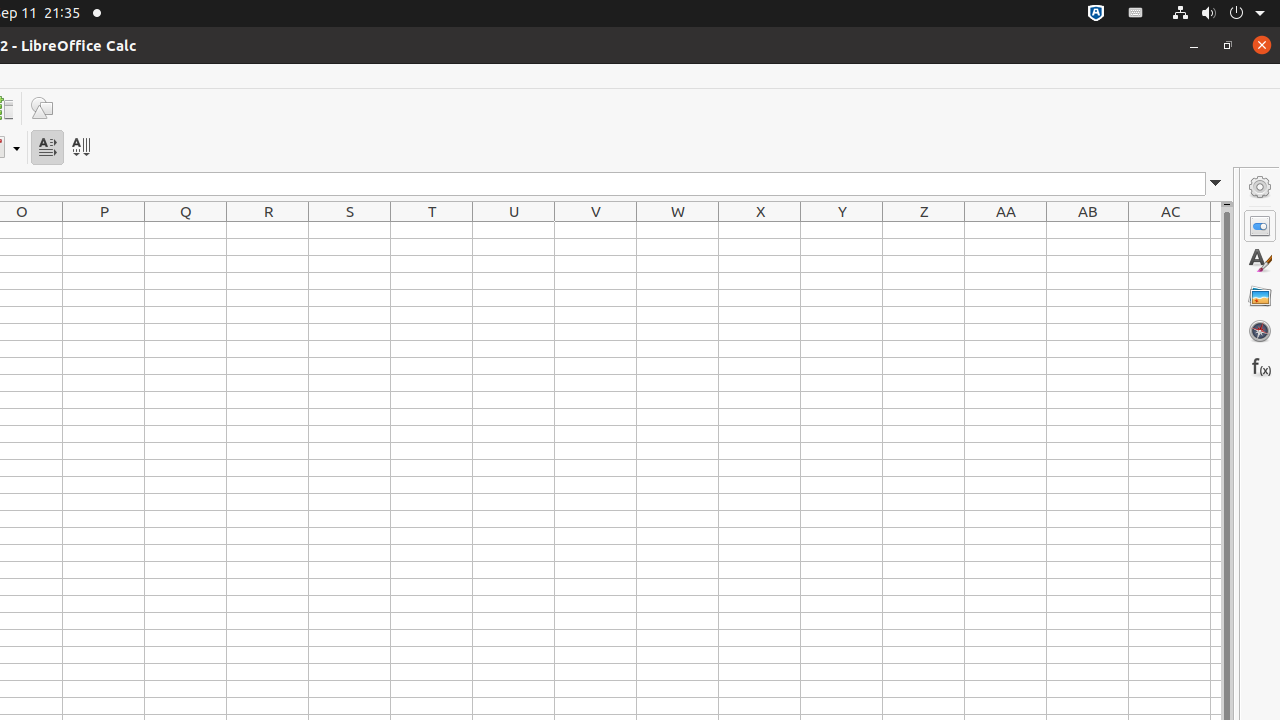 The height and width of the screenshot is (720, 1280). What do you see at coordinates (1259, 329) in the screenshot?
I see `'Navigator'` at bounding box center [1259, 329].